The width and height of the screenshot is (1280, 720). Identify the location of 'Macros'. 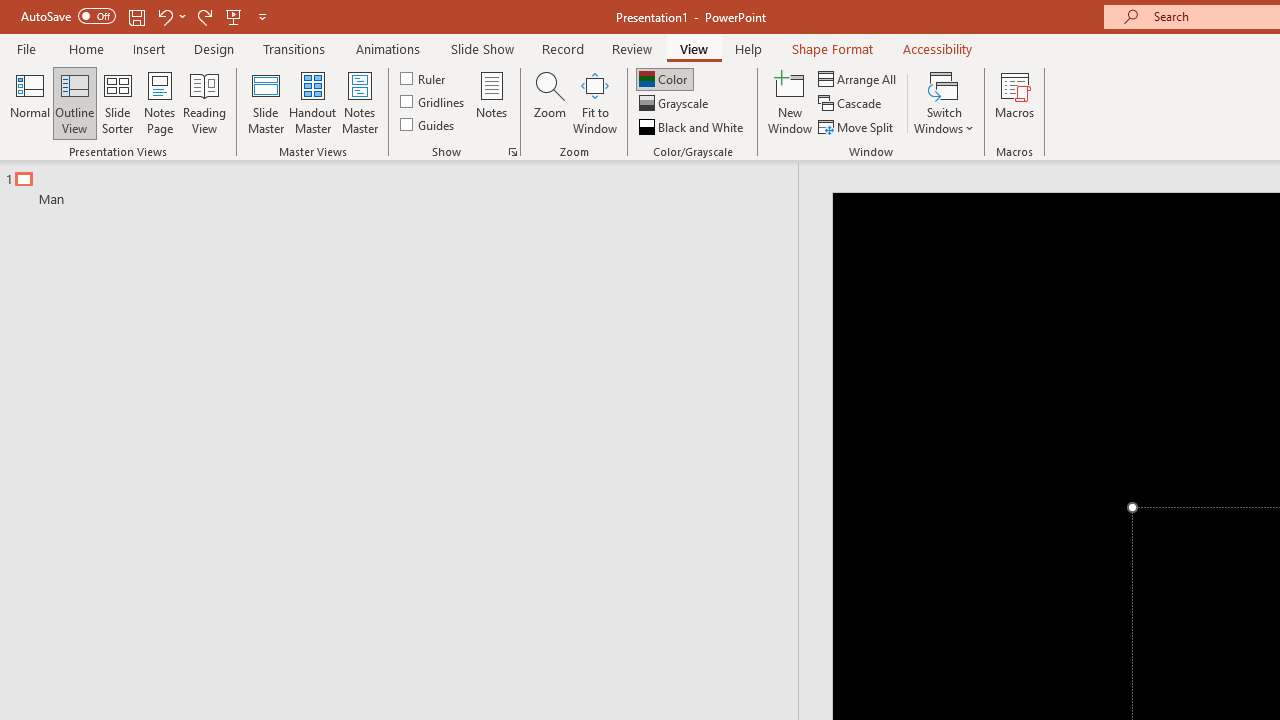
(1015, 103).